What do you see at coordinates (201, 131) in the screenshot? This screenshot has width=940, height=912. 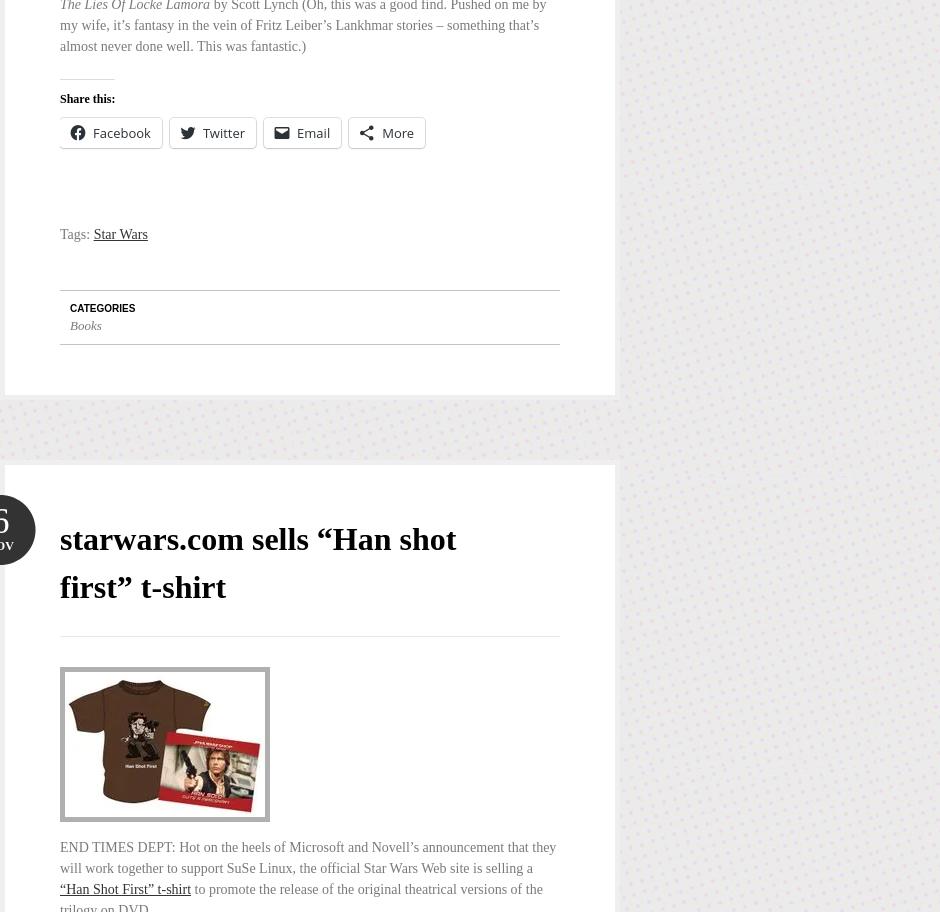 I see `'Twitter'` at bounding box center [201, 131].